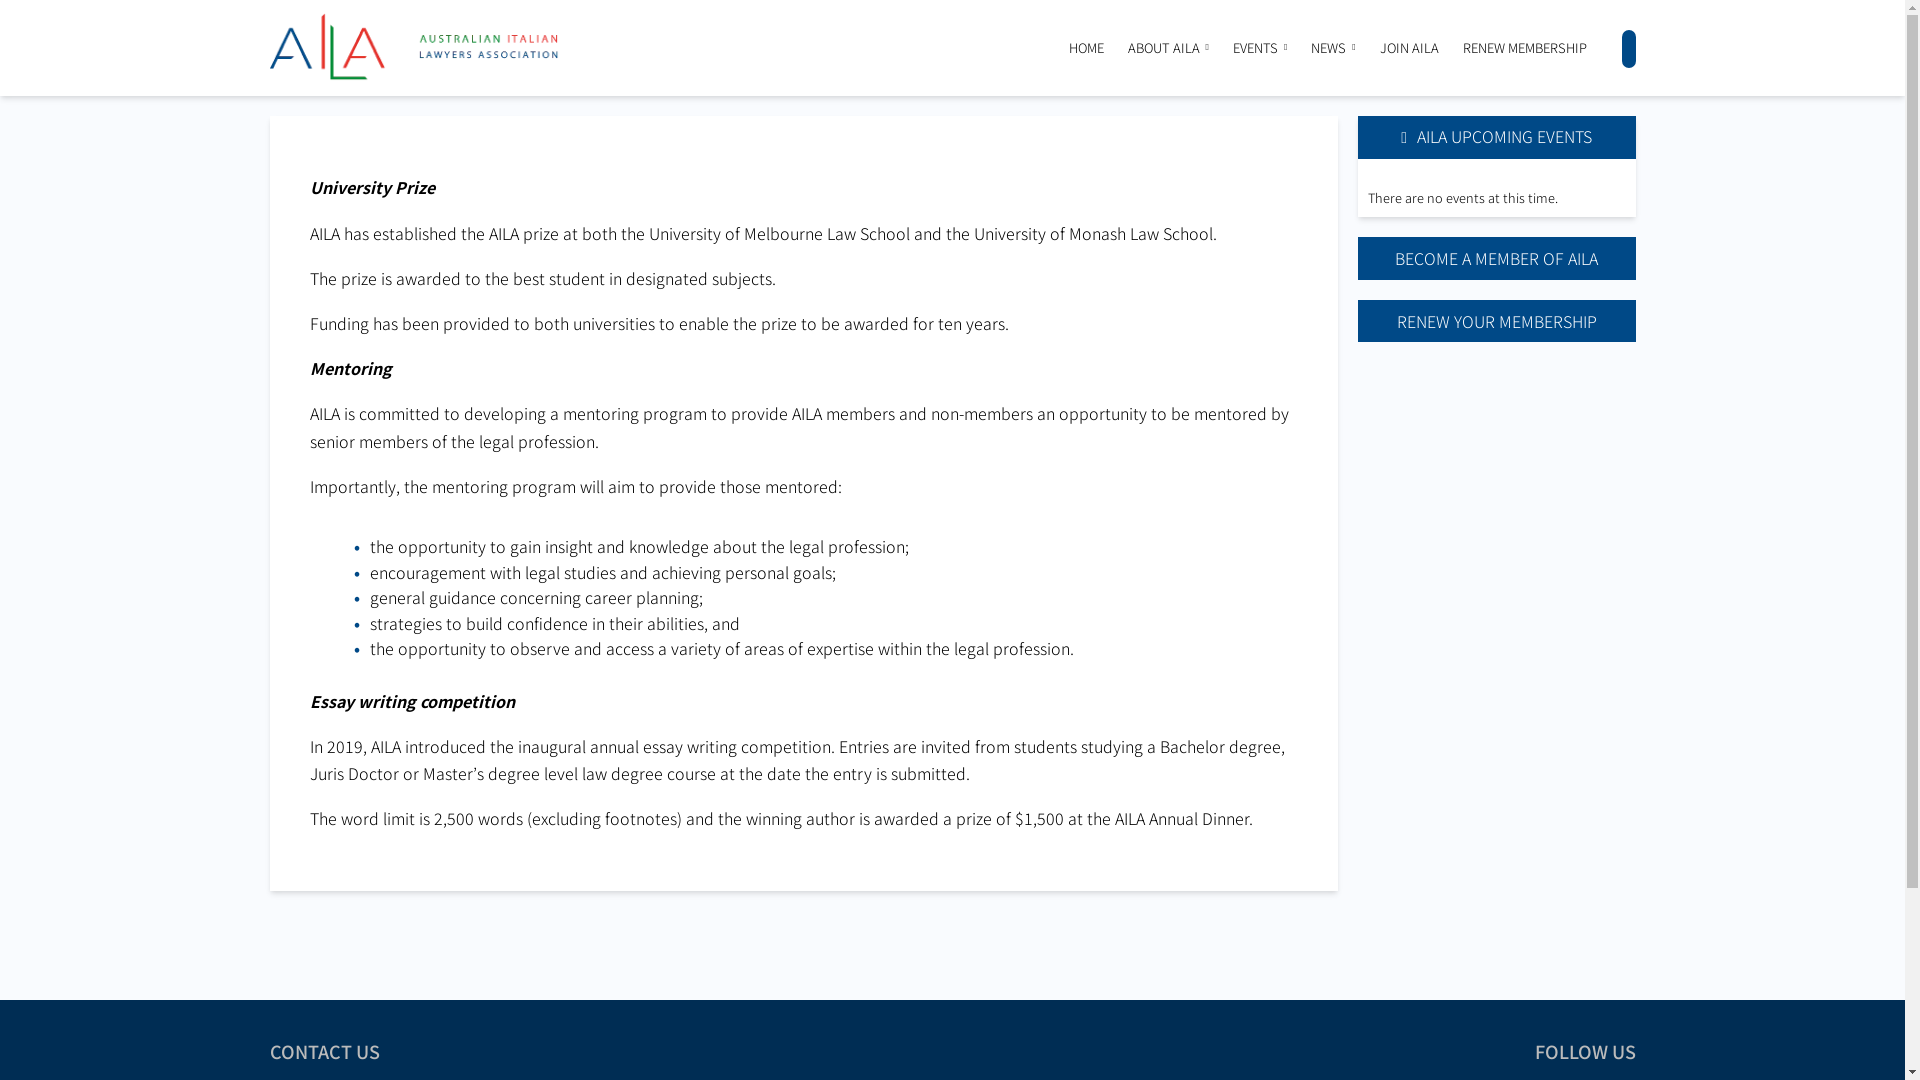 The image size is (1920, 1080). I want to click on 'EVENTS', so click(1254, 46).